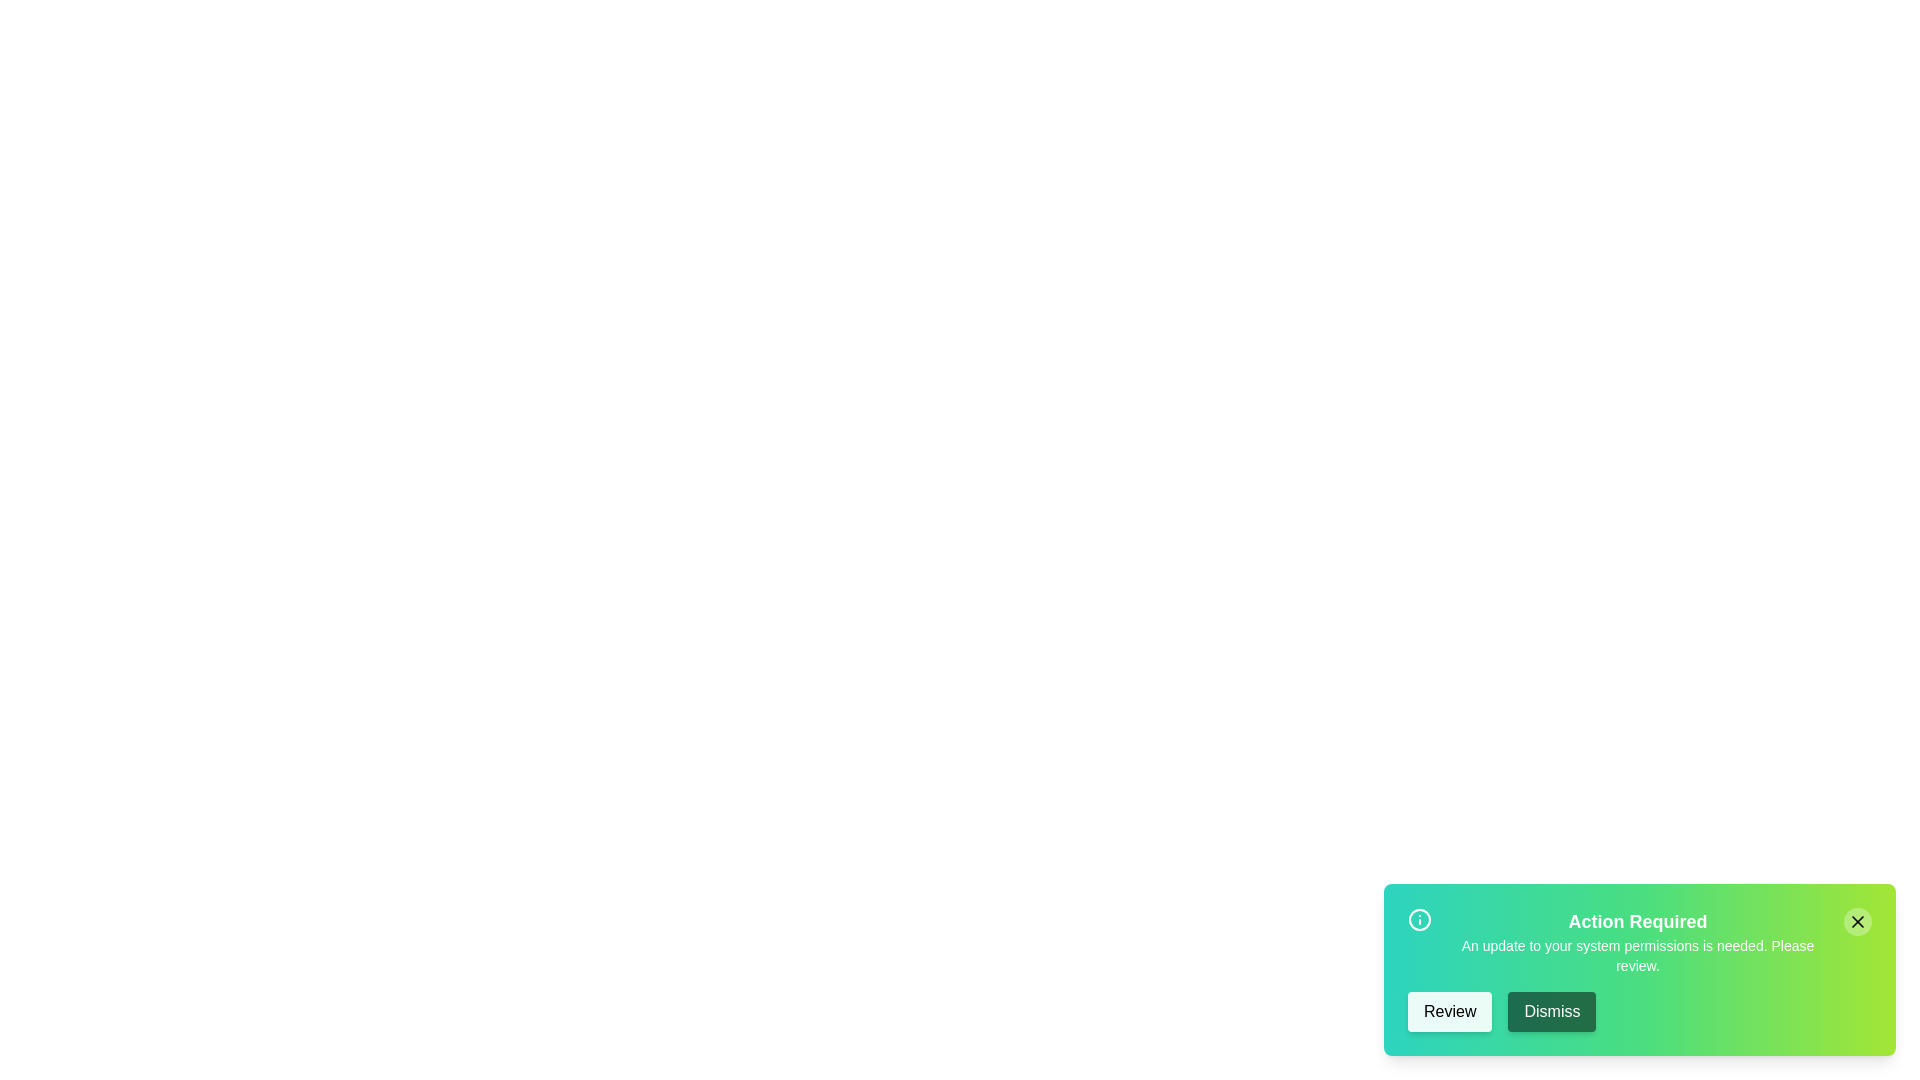 The image size is (1920, 1080). Describe the element at coordinates (1449, 1011) in the screenshot. I see `the Review button to observe its hover effect` at that location.